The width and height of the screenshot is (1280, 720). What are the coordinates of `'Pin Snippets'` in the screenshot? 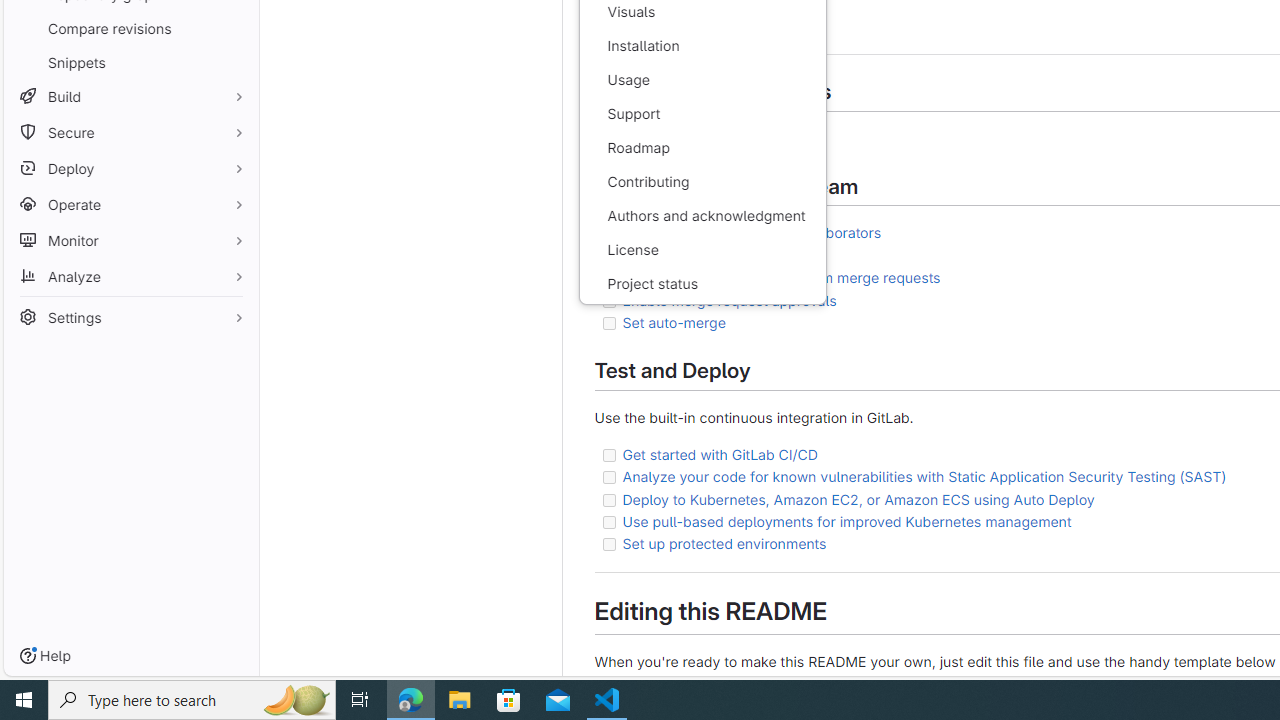 It's located at (234, 61).